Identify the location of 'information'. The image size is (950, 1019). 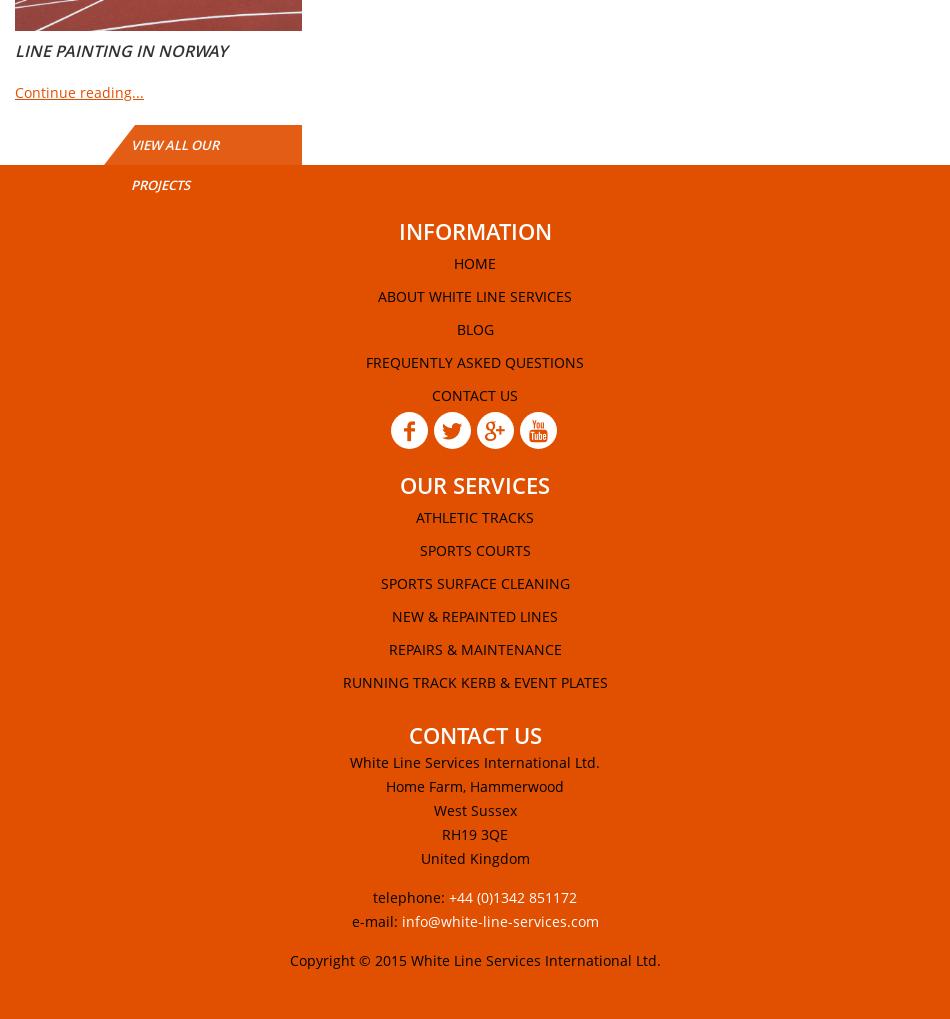
(396, 230).